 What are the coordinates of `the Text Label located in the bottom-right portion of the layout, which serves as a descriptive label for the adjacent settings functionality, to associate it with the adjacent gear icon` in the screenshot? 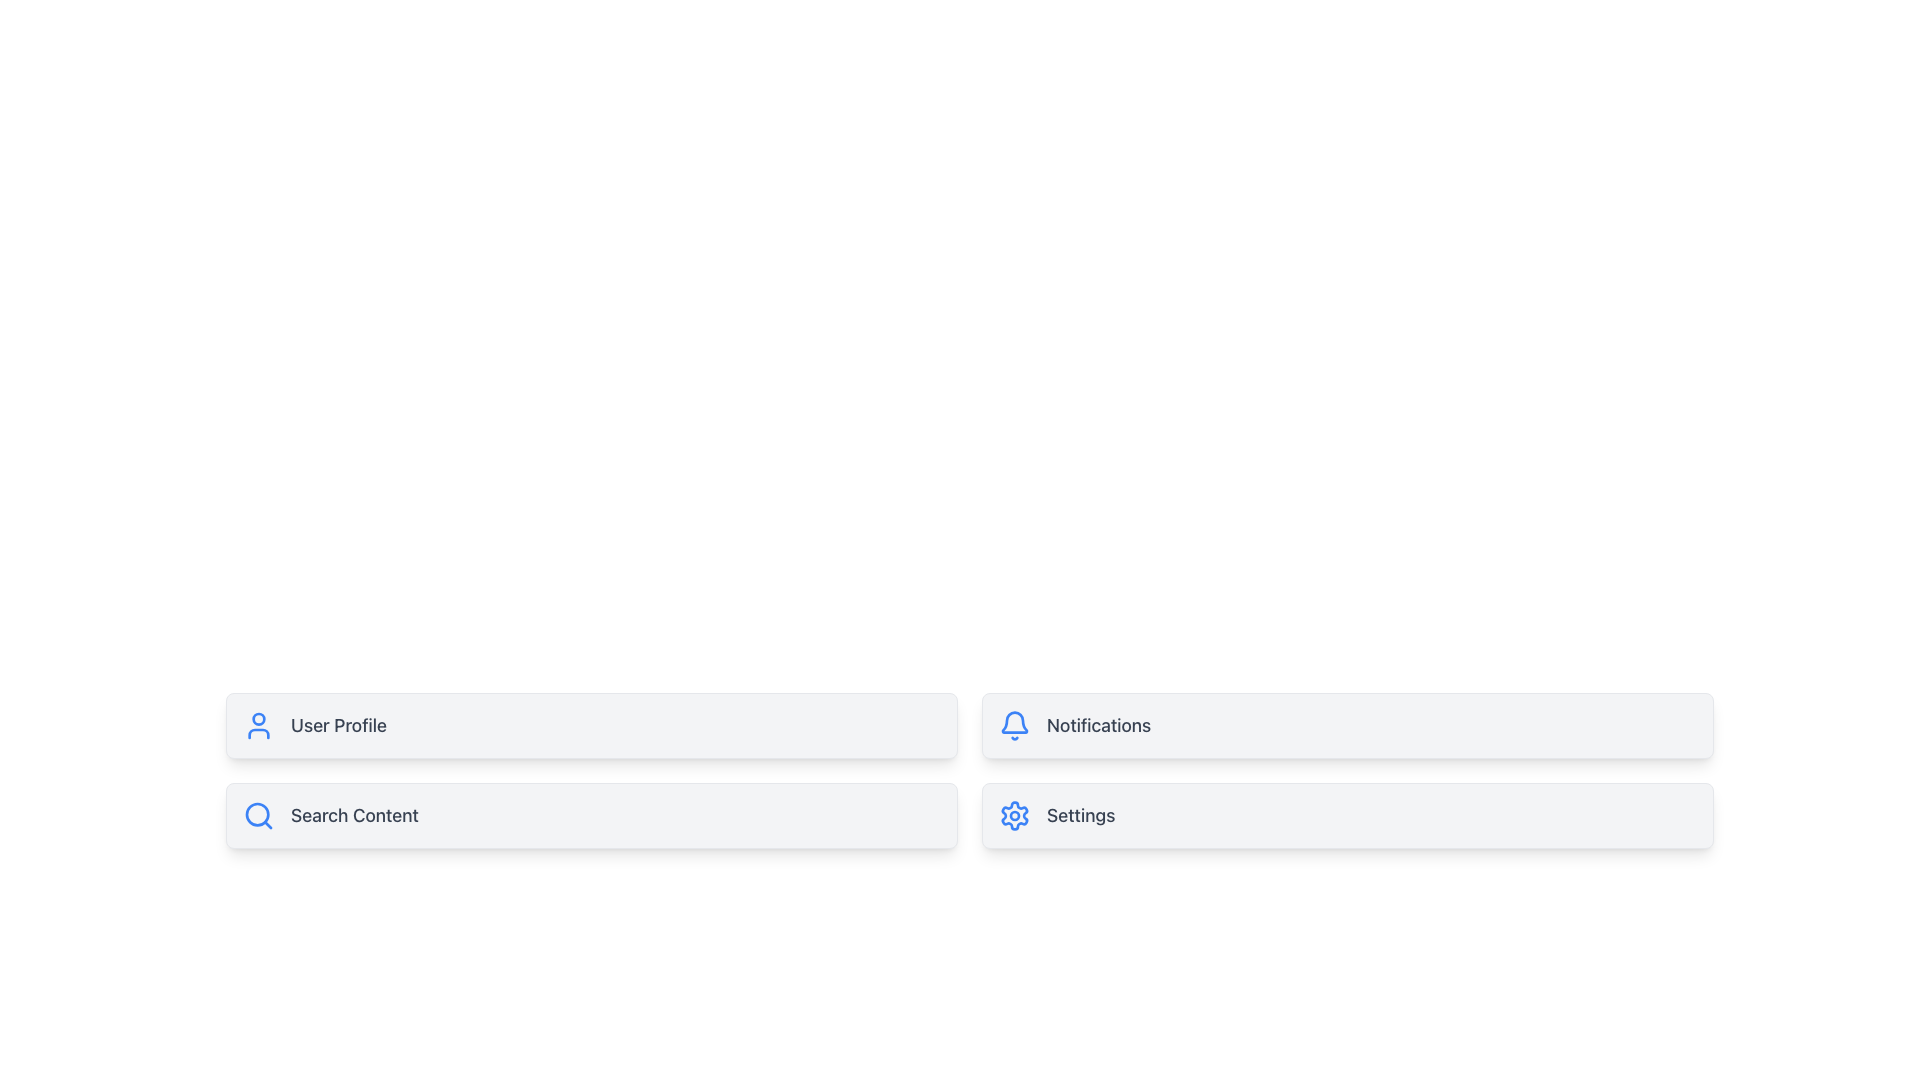 It's located at (1080, 816).